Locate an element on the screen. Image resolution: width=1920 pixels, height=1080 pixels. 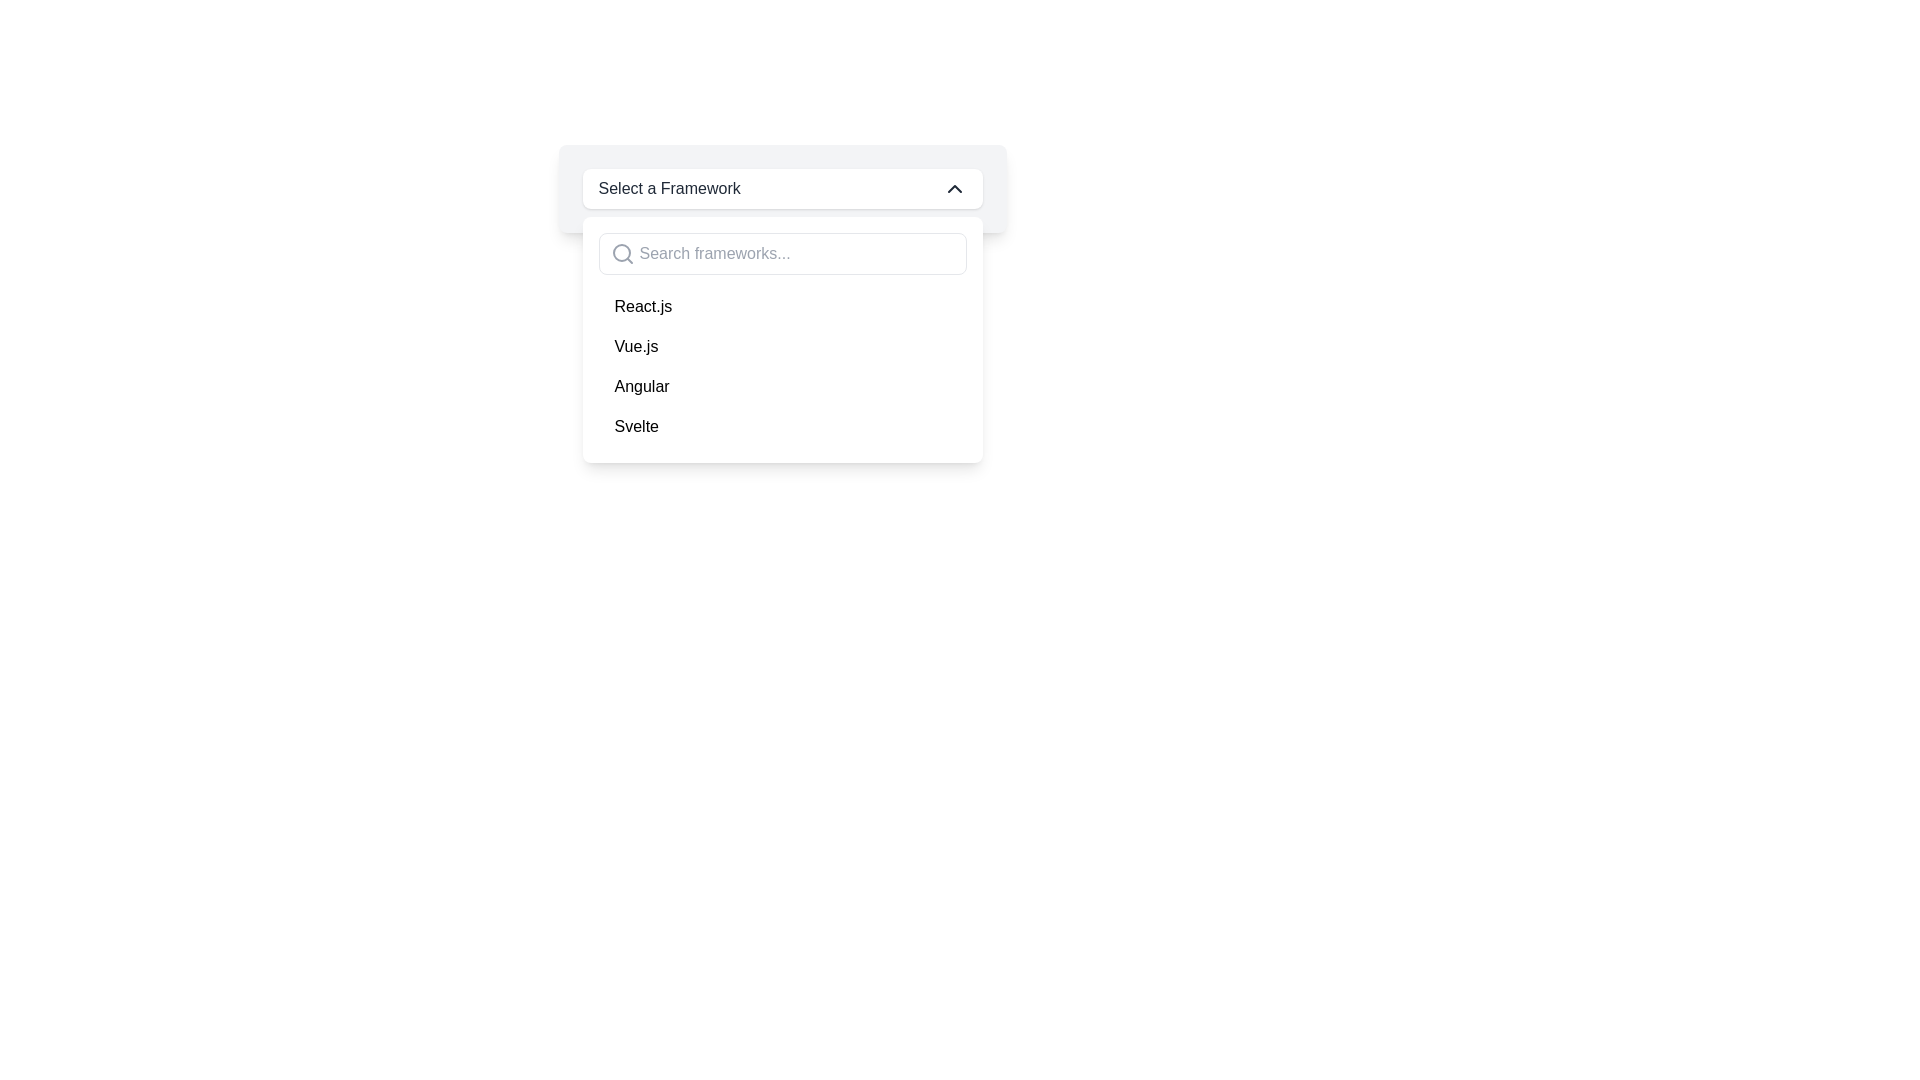
the Dropdown header labeled 'Select a Framework' for keyboard interaction is located at coordinates (781, 189).